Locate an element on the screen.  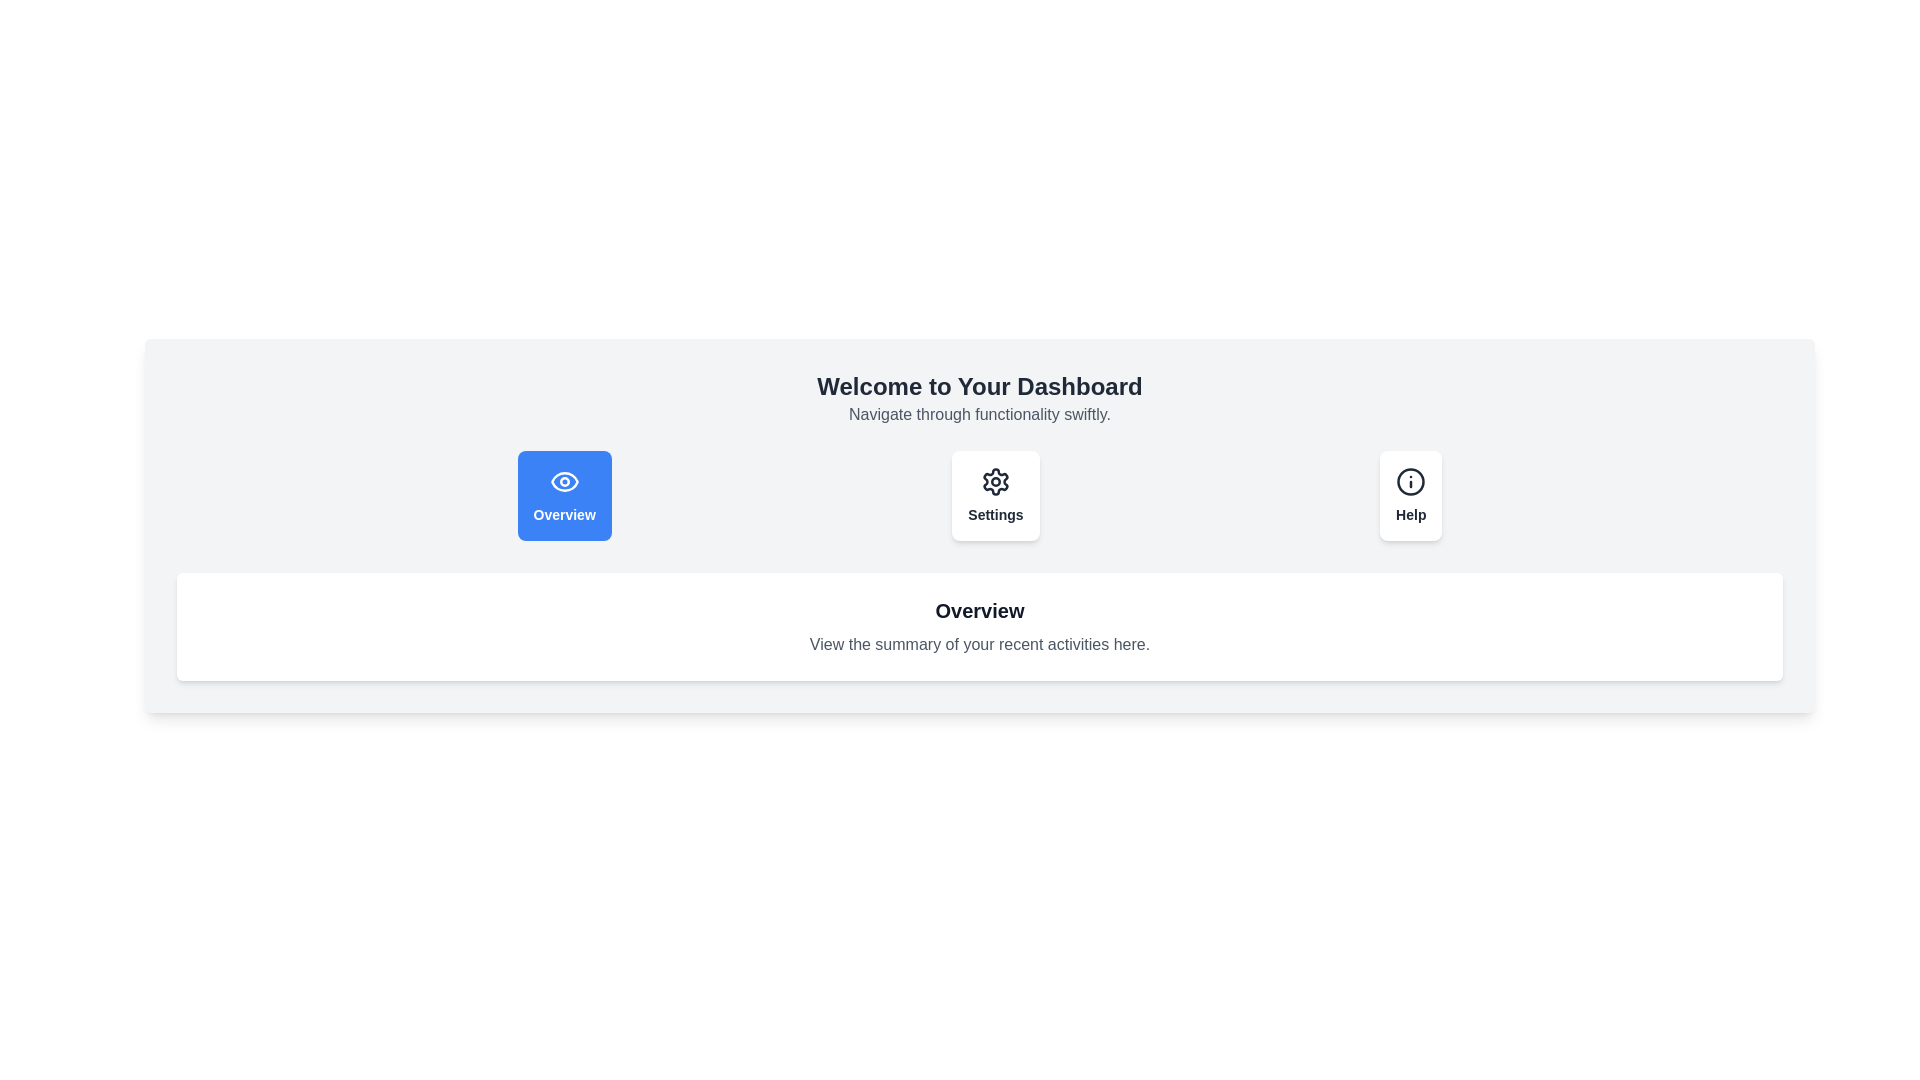
the settings icon, which resembles a gear or cog, located at the center of the 'Settings' card is located at coordinates (995, 482).